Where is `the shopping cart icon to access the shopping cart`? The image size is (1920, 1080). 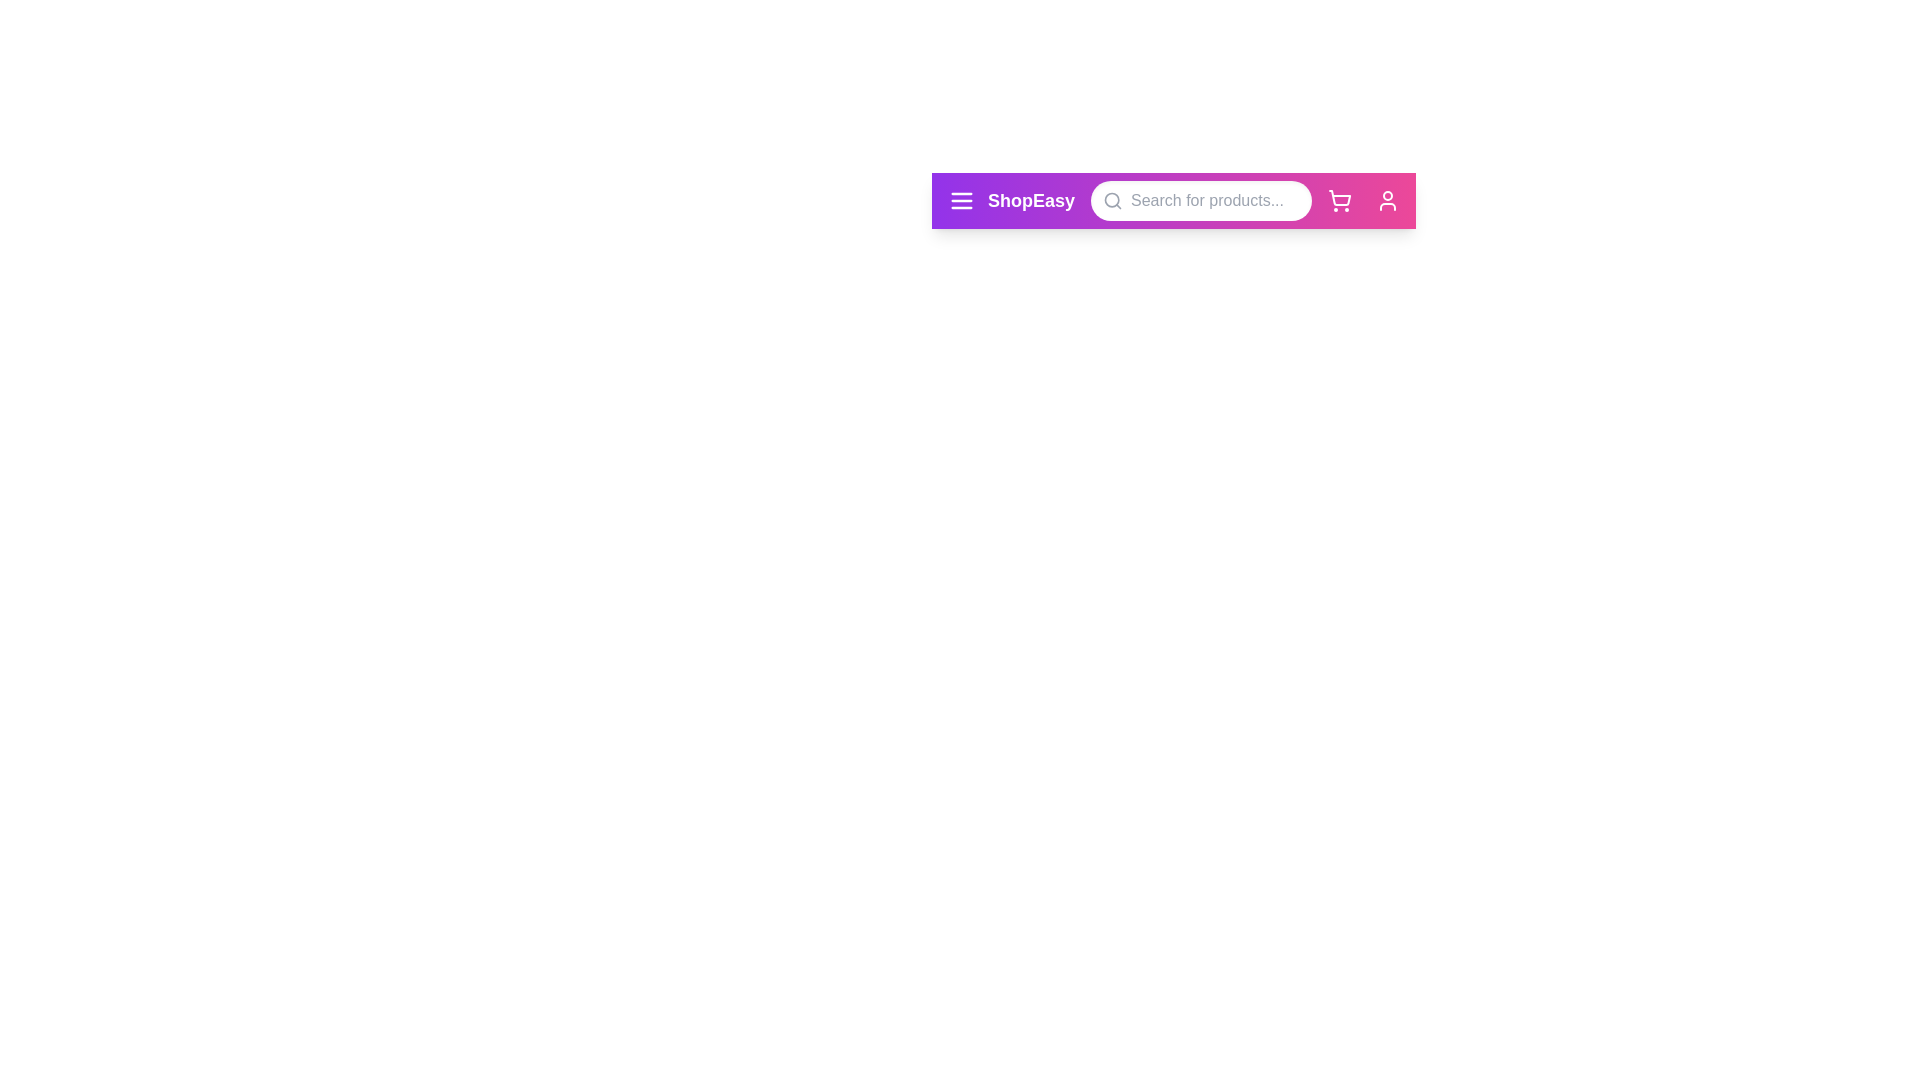
the shopping cart icon to access the shopping cart is located at coordinates (1339, 200).